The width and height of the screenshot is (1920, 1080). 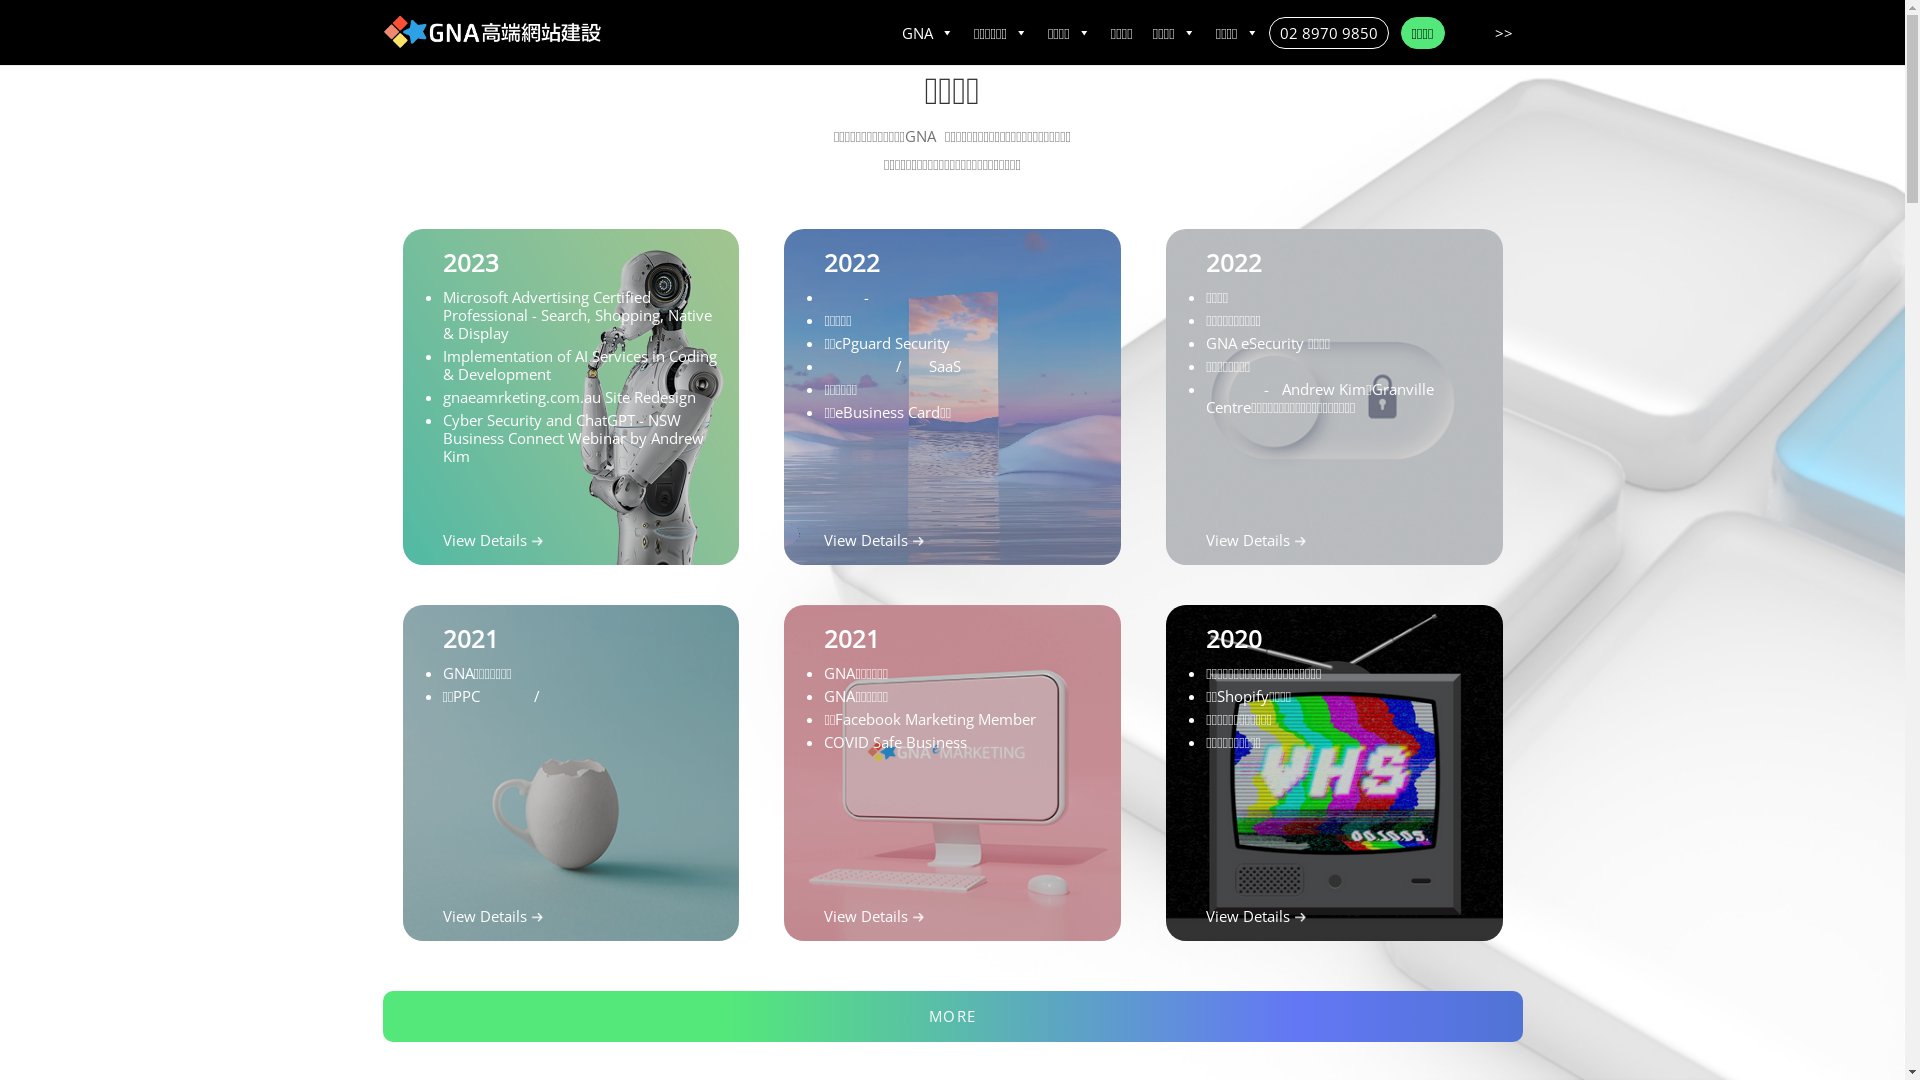 I want to click on 'View Details', so click(x=1204, y=540).